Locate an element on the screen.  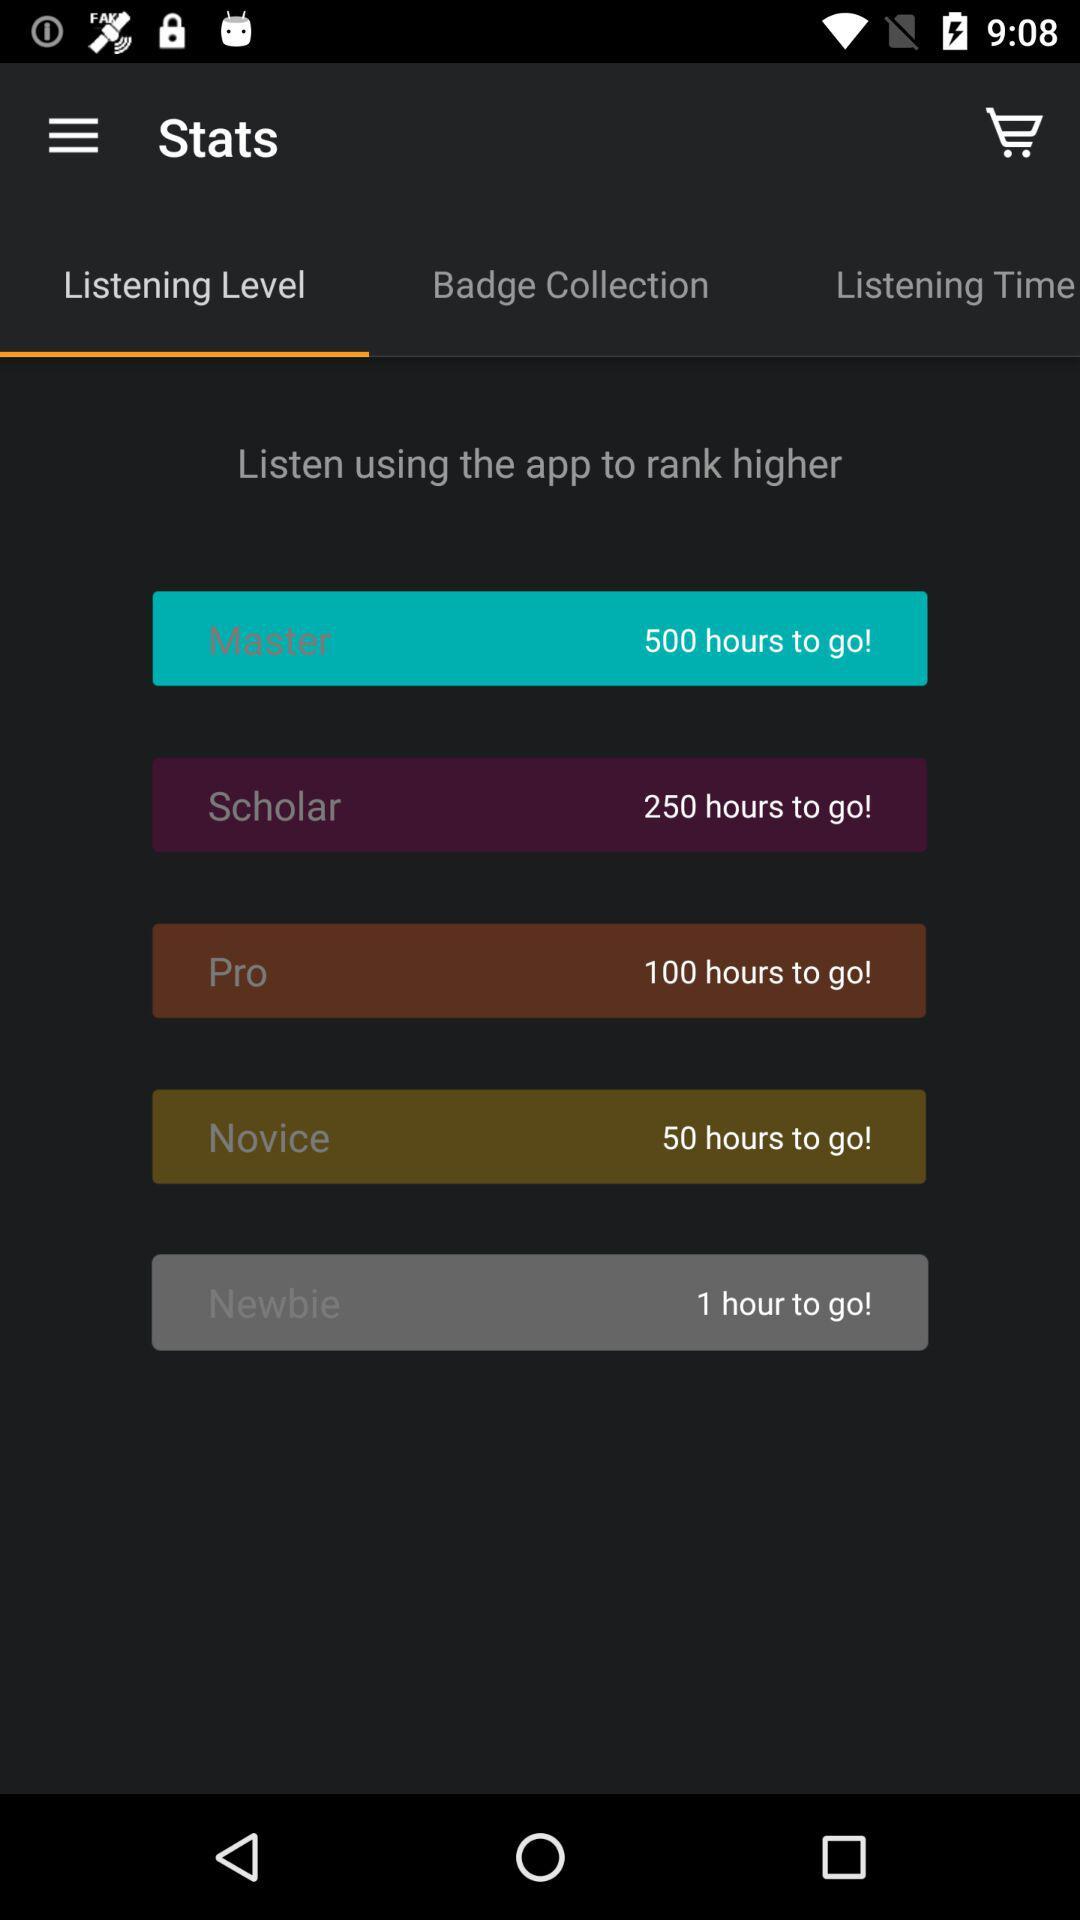
app next to the badge collection item is located at coordinates (184, 282).